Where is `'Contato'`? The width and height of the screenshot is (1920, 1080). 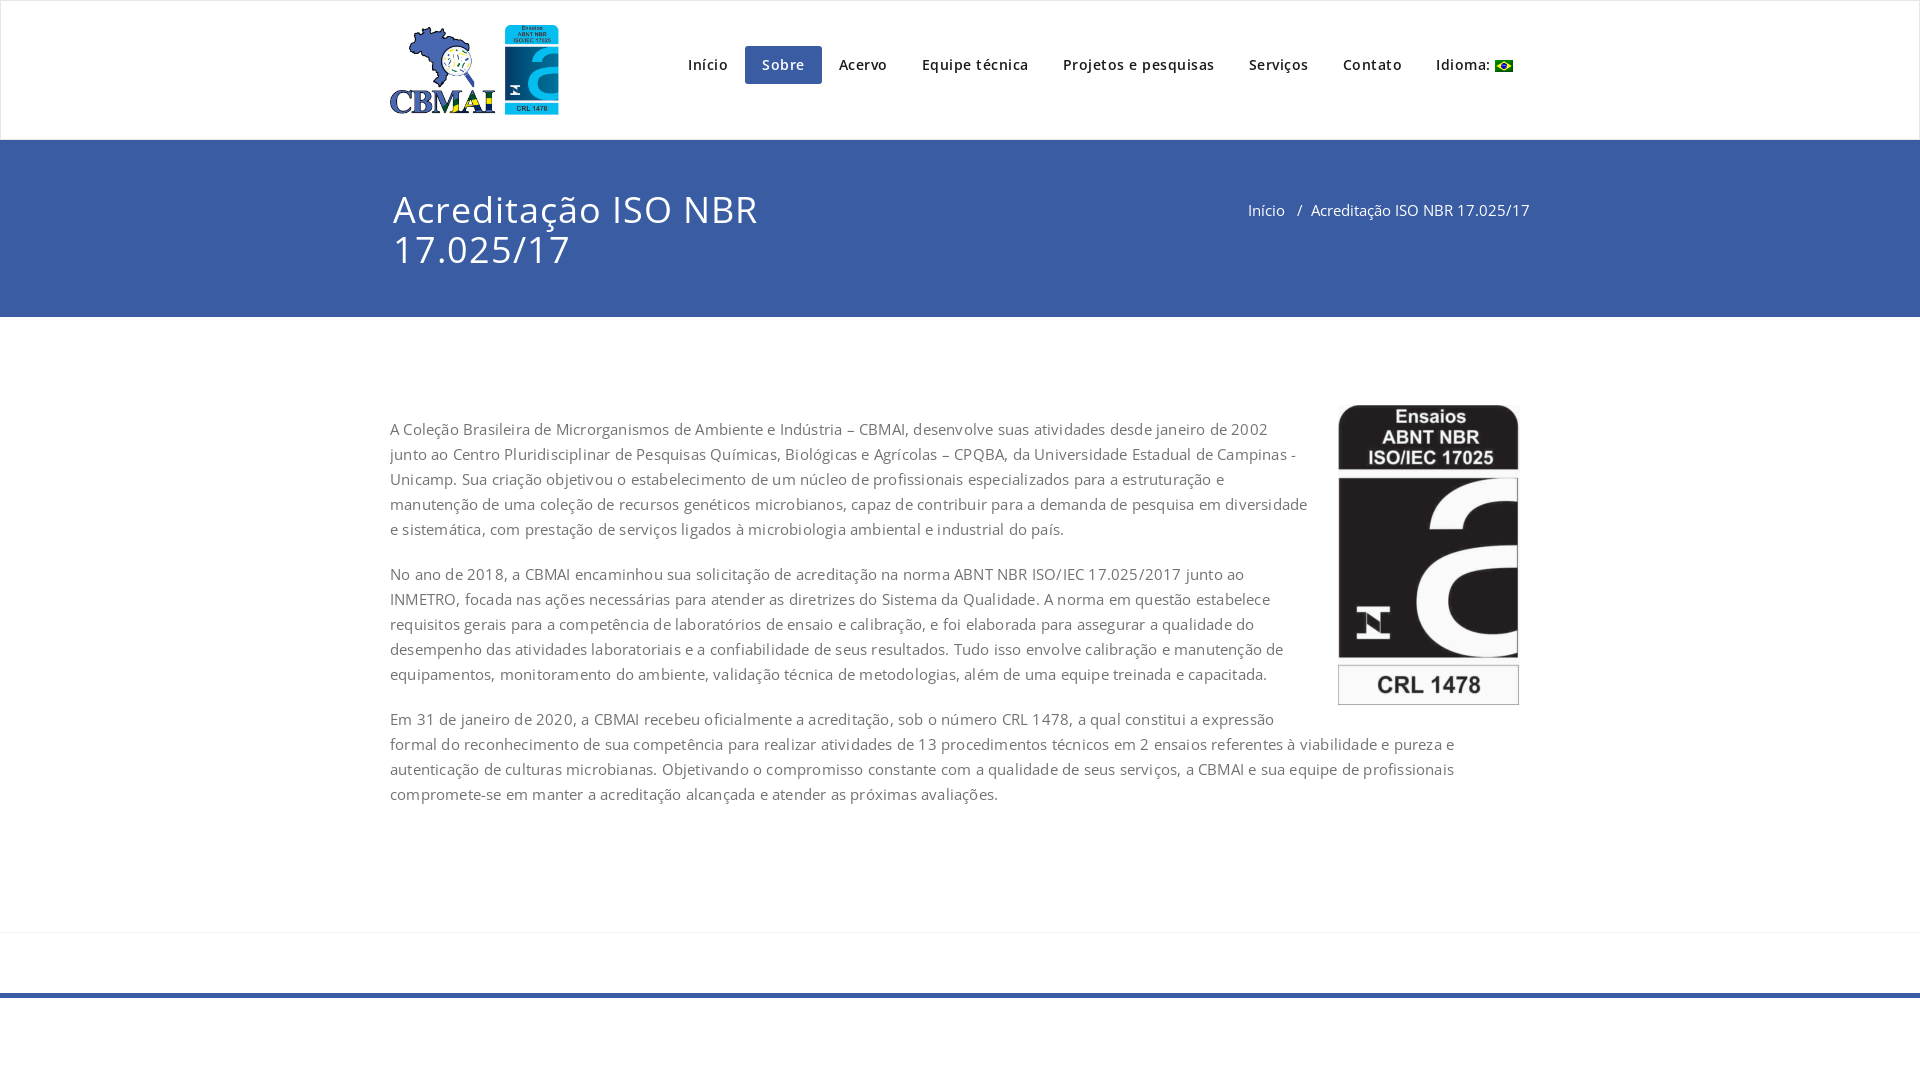
'Contato' is located at coordinates (1371, 64).